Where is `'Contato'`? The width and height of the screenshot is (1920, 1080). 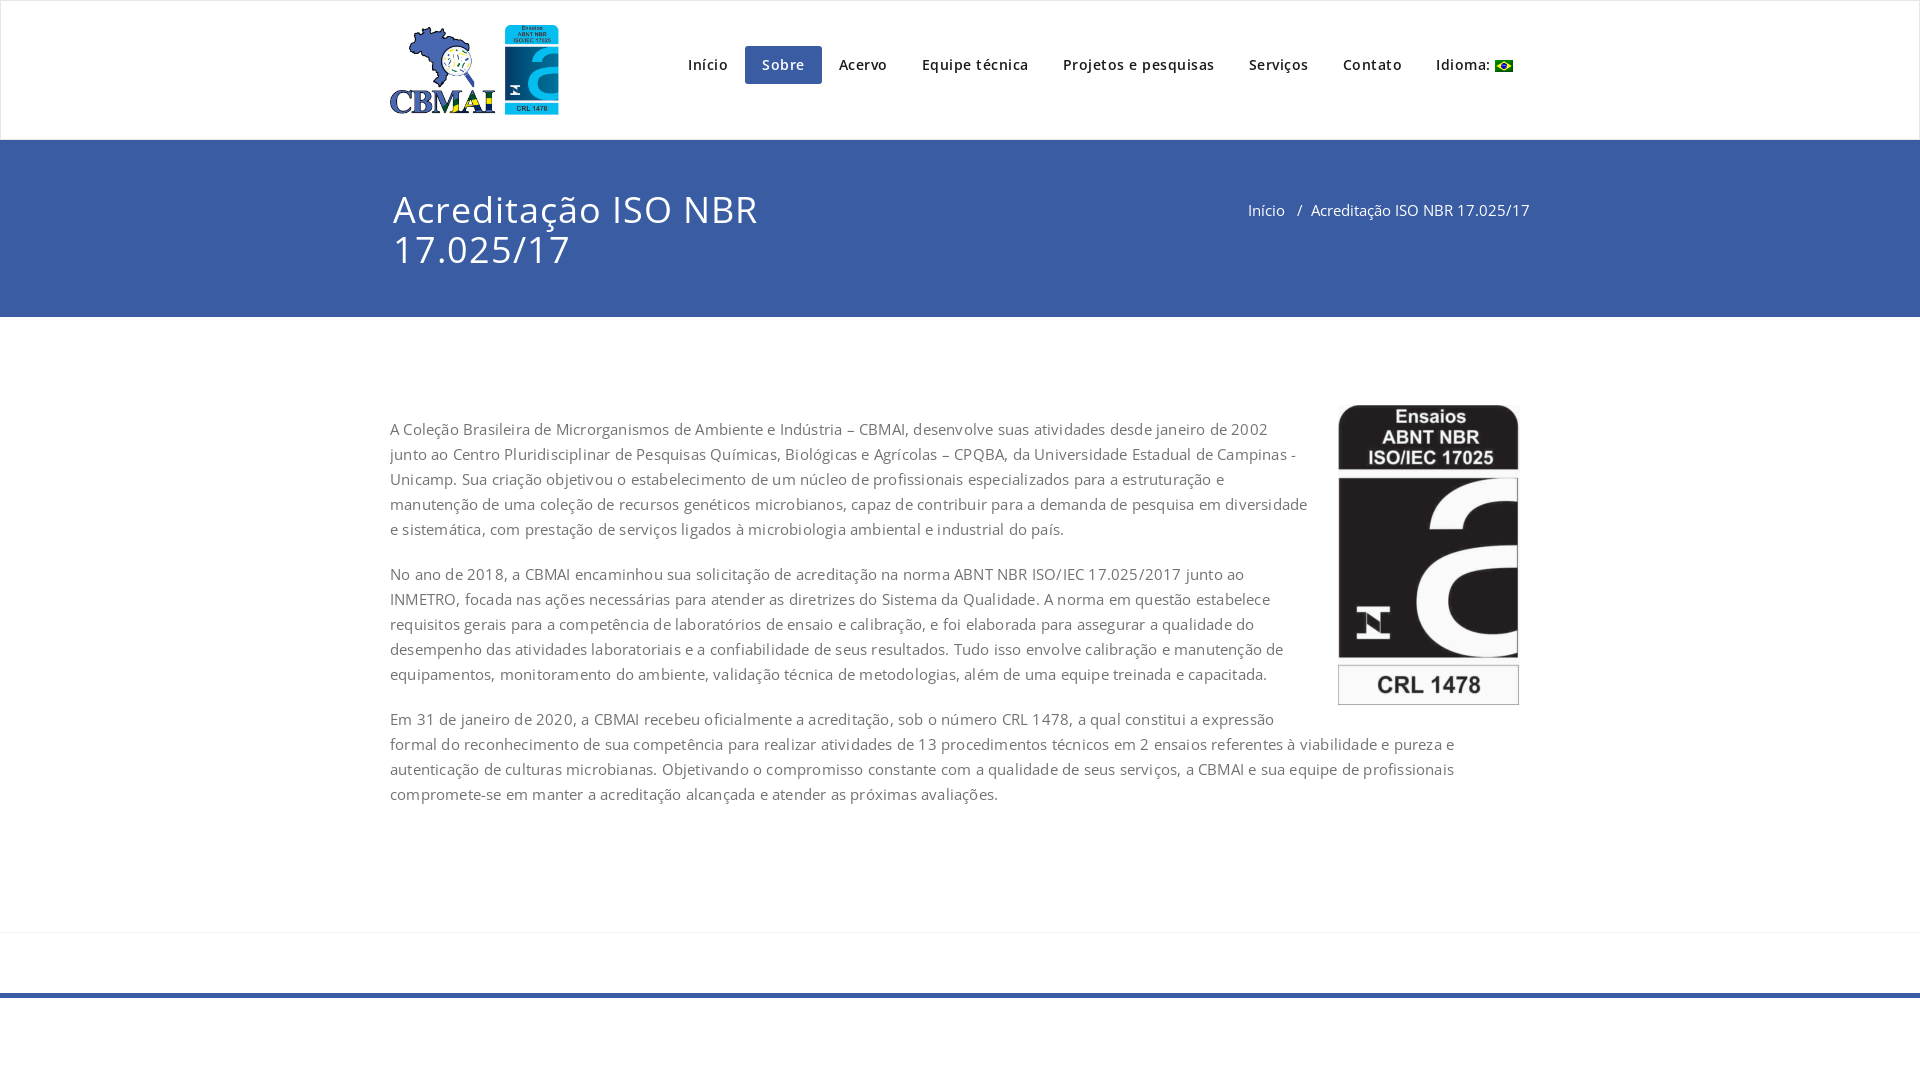
'Contato' is located at coordinates (1371, 64).